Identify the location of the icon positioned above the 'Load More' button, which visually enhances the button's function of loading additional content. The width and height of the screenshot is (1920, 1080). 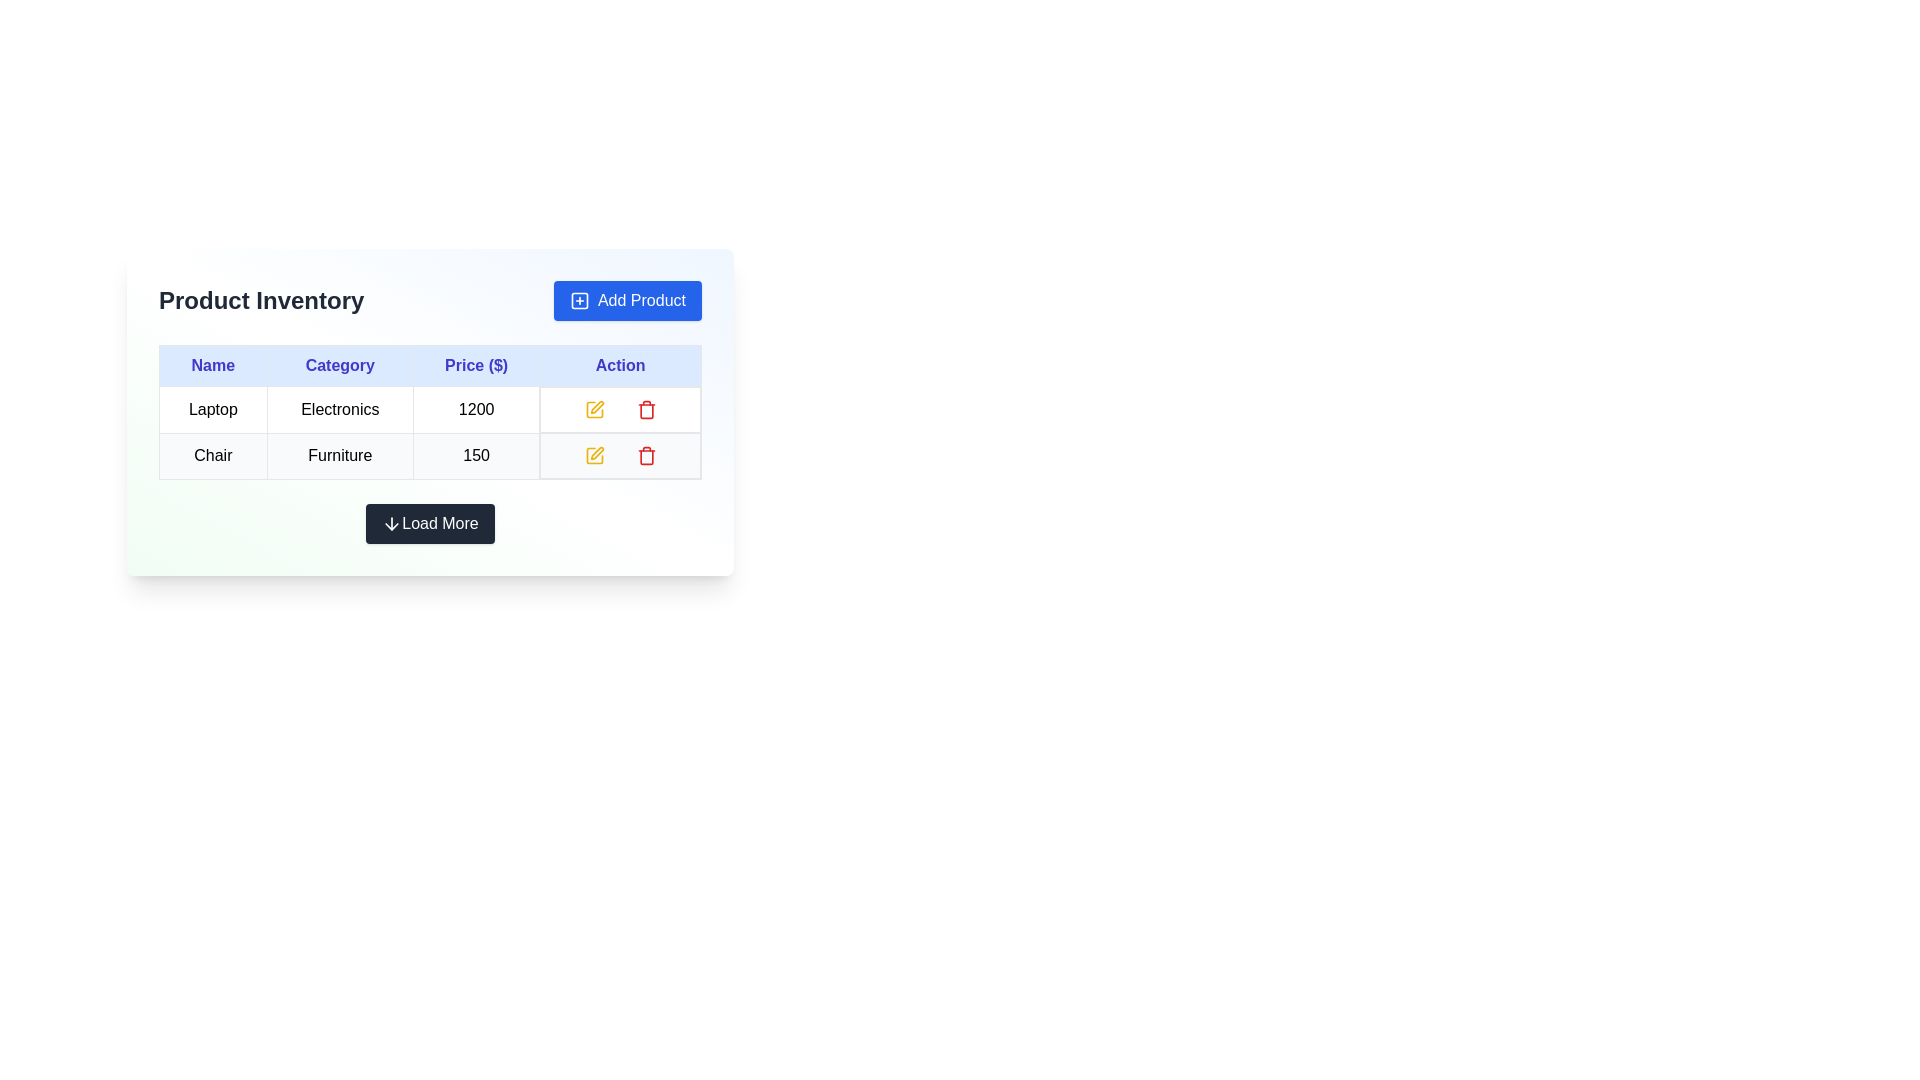
(392, 523).